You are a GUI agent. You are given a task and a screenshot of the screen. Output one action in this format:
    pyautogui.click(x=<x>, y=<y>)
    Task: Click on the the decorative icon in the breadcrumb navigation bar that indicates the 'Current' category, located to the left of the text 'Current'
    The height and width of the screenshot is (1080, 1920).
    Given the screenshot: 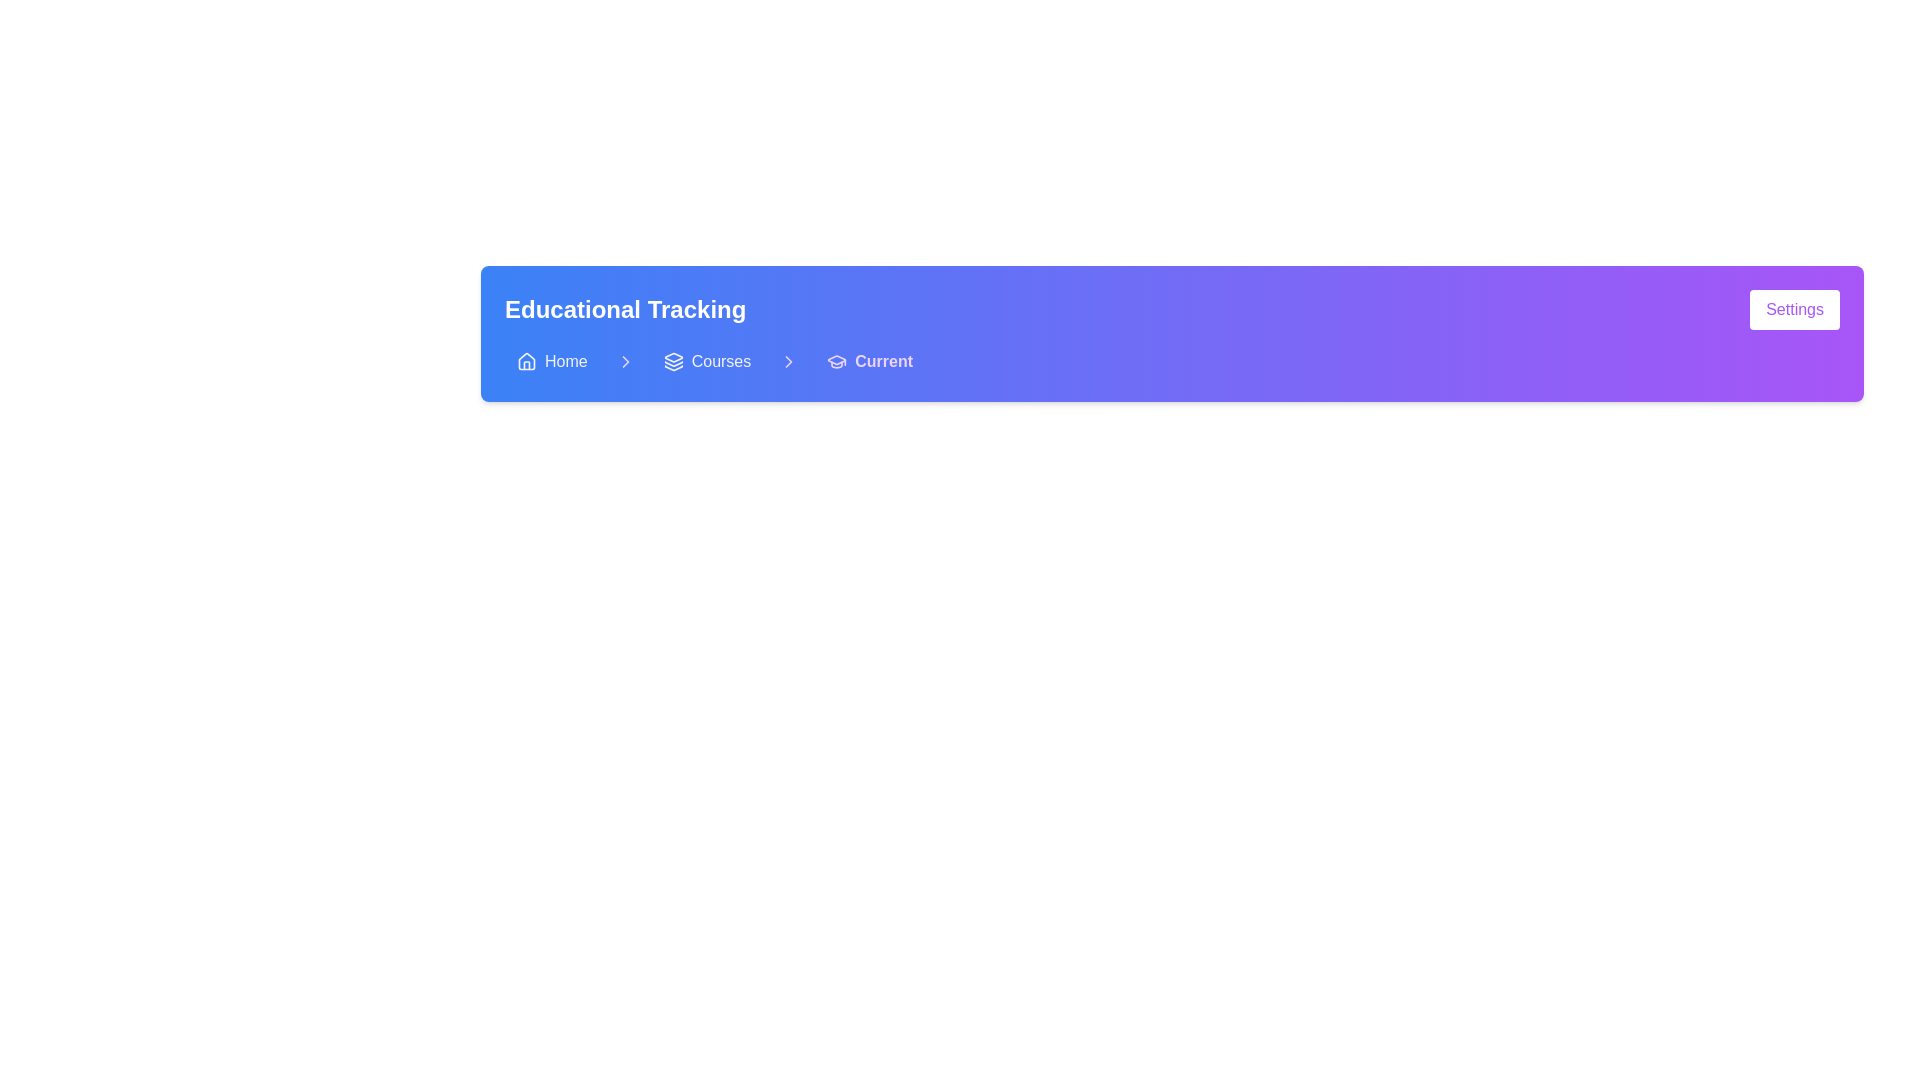 What is the action you would take?
    pyautogui.click(x=837, y=362)
    